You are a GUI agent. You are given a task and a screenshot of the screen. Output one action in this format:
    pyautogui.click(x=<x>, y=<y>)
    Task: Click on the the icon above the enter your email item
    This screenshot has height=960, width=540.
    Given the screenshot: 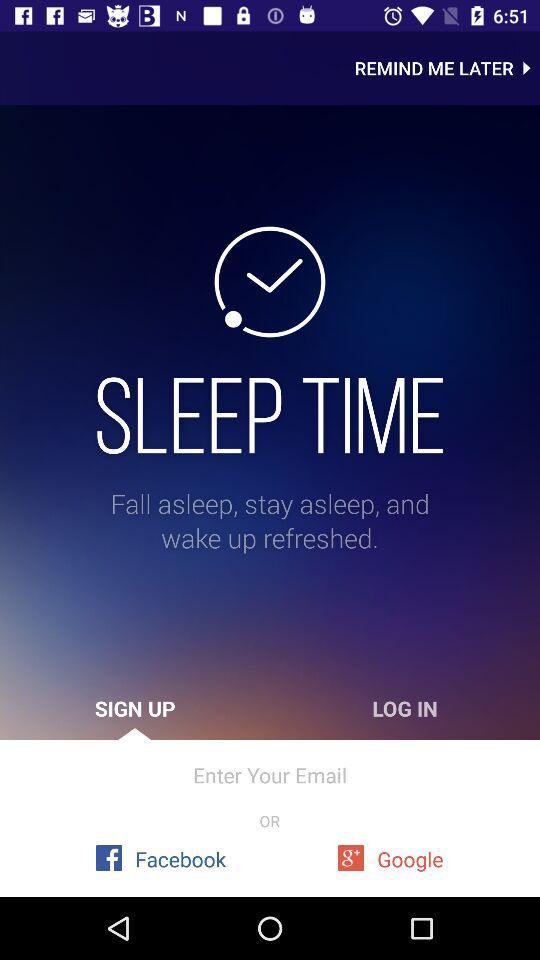 What is the action you would take?
    pyautogui.click(x=135, y=708)
    